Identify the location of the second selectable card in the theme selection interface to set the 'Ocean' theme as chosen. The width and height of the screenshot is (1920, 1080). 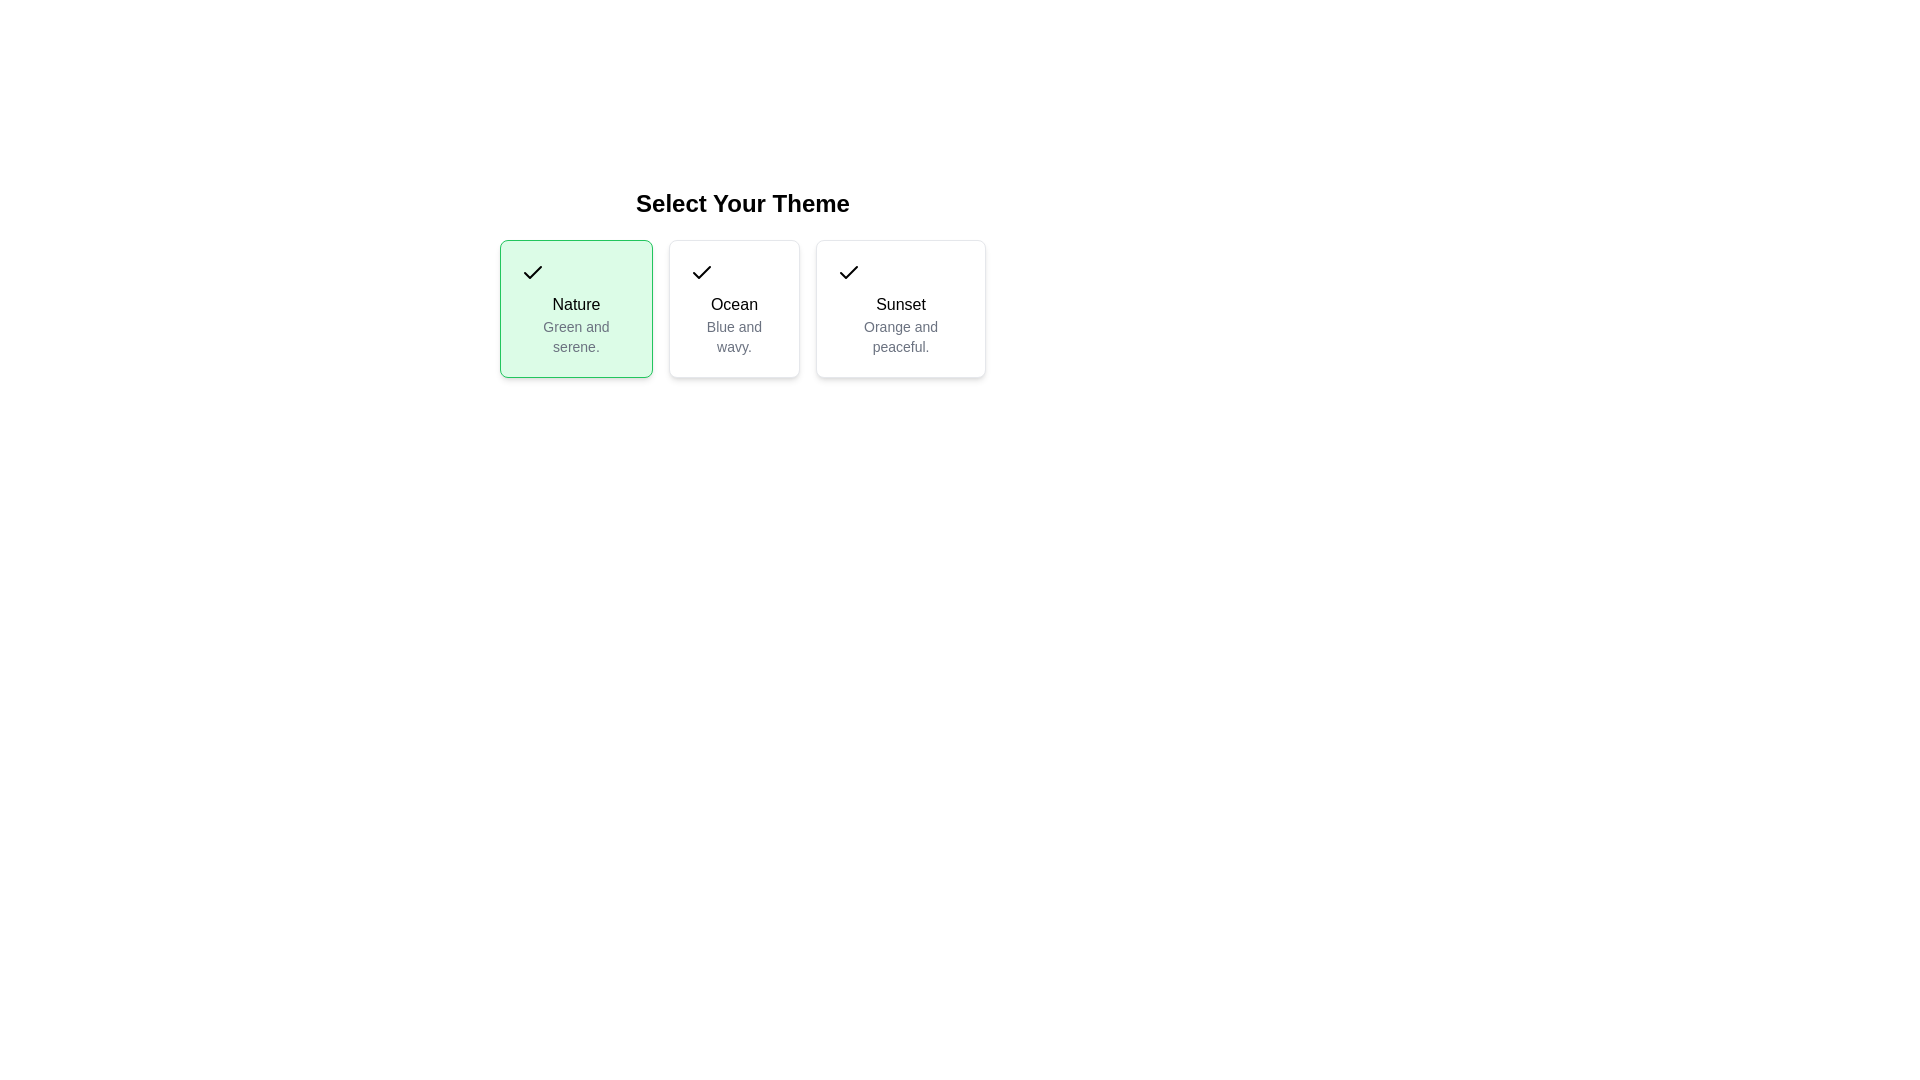
(742, 308).